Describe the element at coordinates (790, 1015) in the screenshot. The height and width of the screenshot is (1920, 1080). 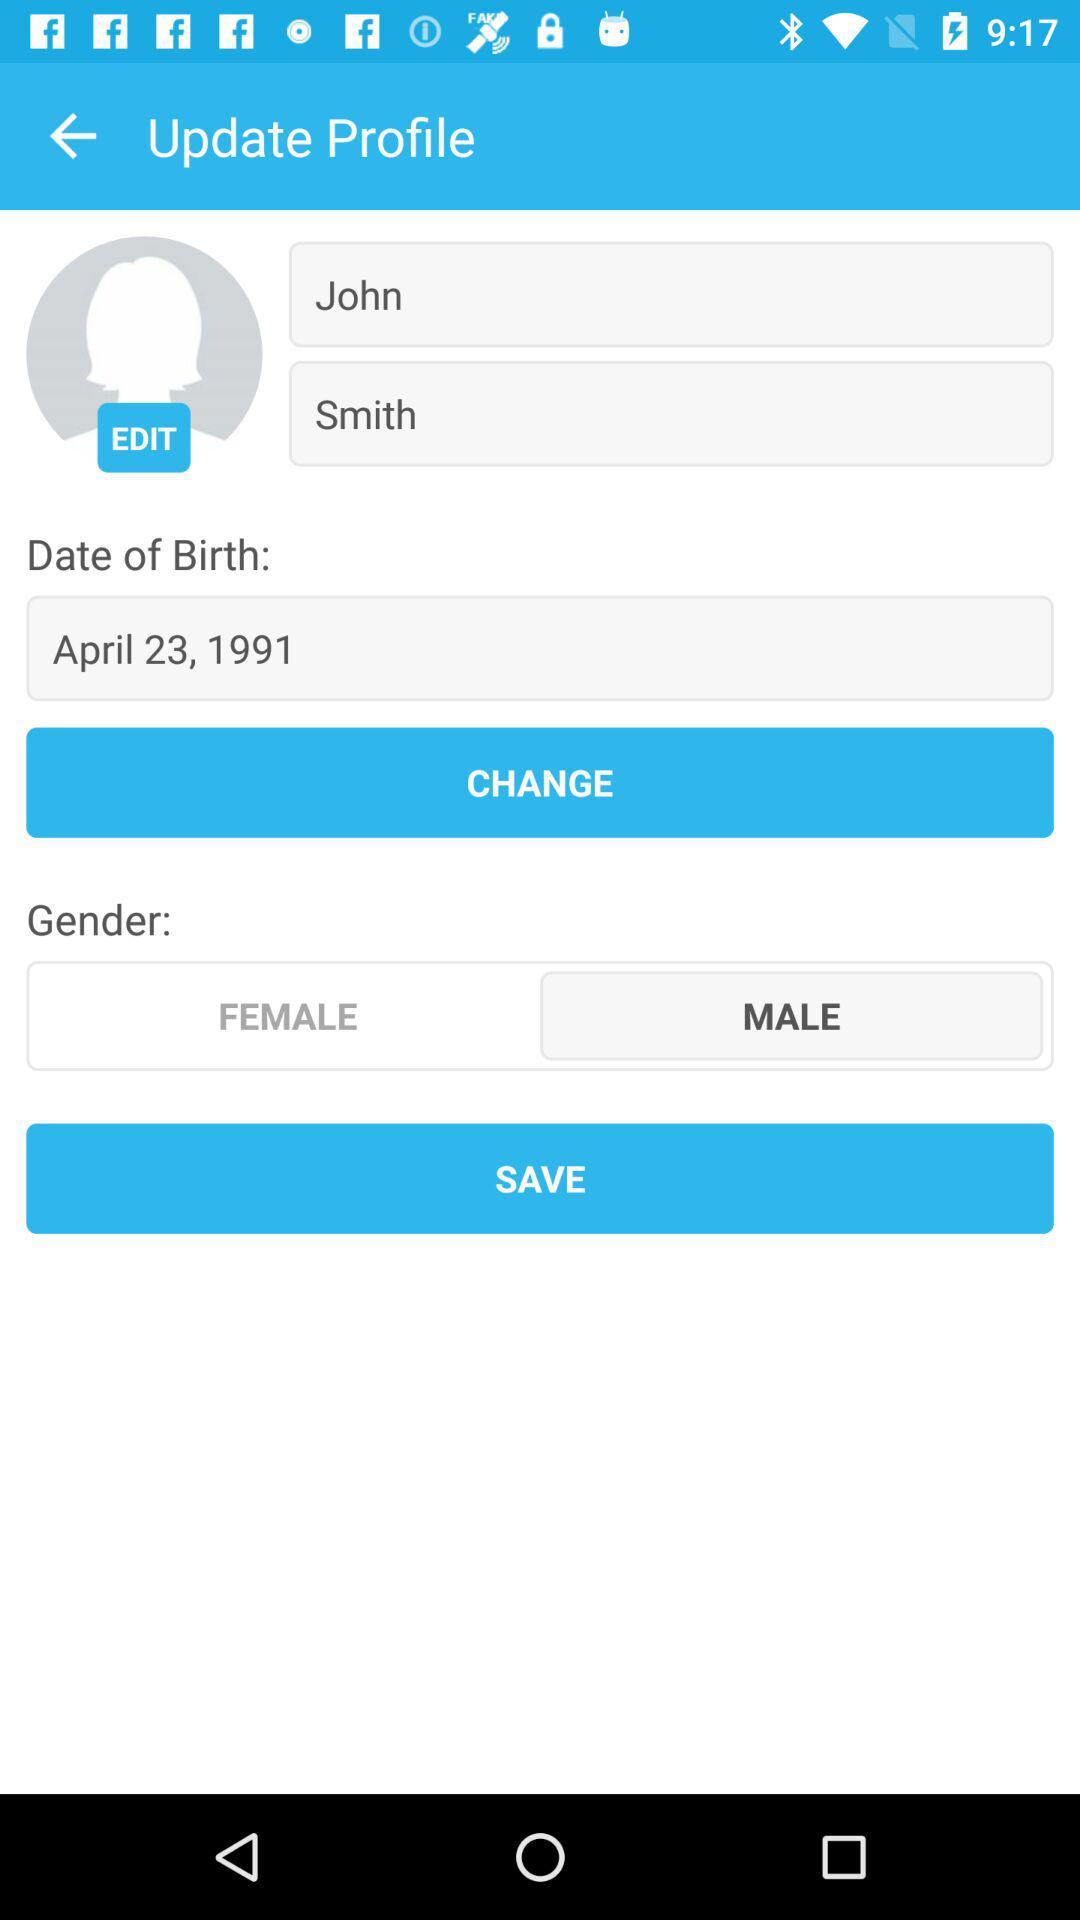
I see `the item to the right of female icon` at that location.